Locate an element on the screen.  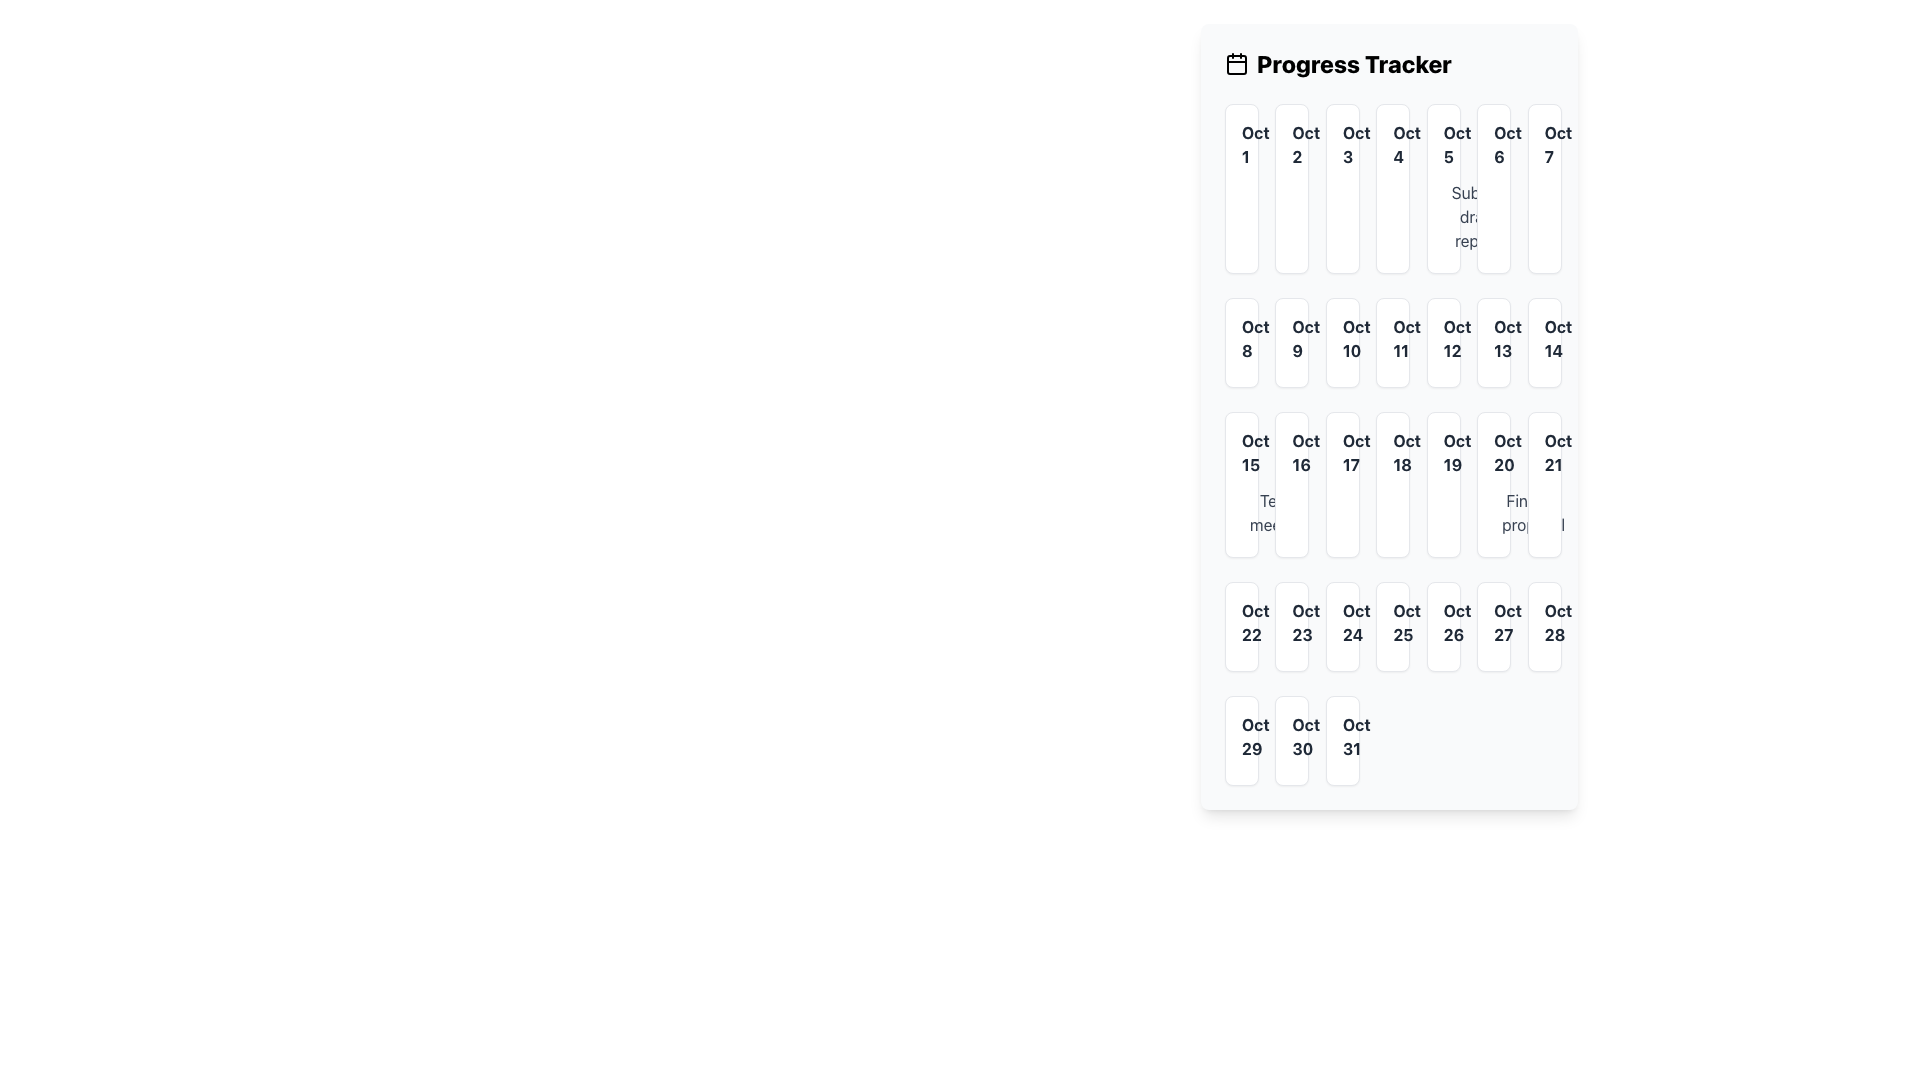
Date Cell displaying 'October 14', located in the second row, last column of the calendar grid is located at coordinates (1543, 342).